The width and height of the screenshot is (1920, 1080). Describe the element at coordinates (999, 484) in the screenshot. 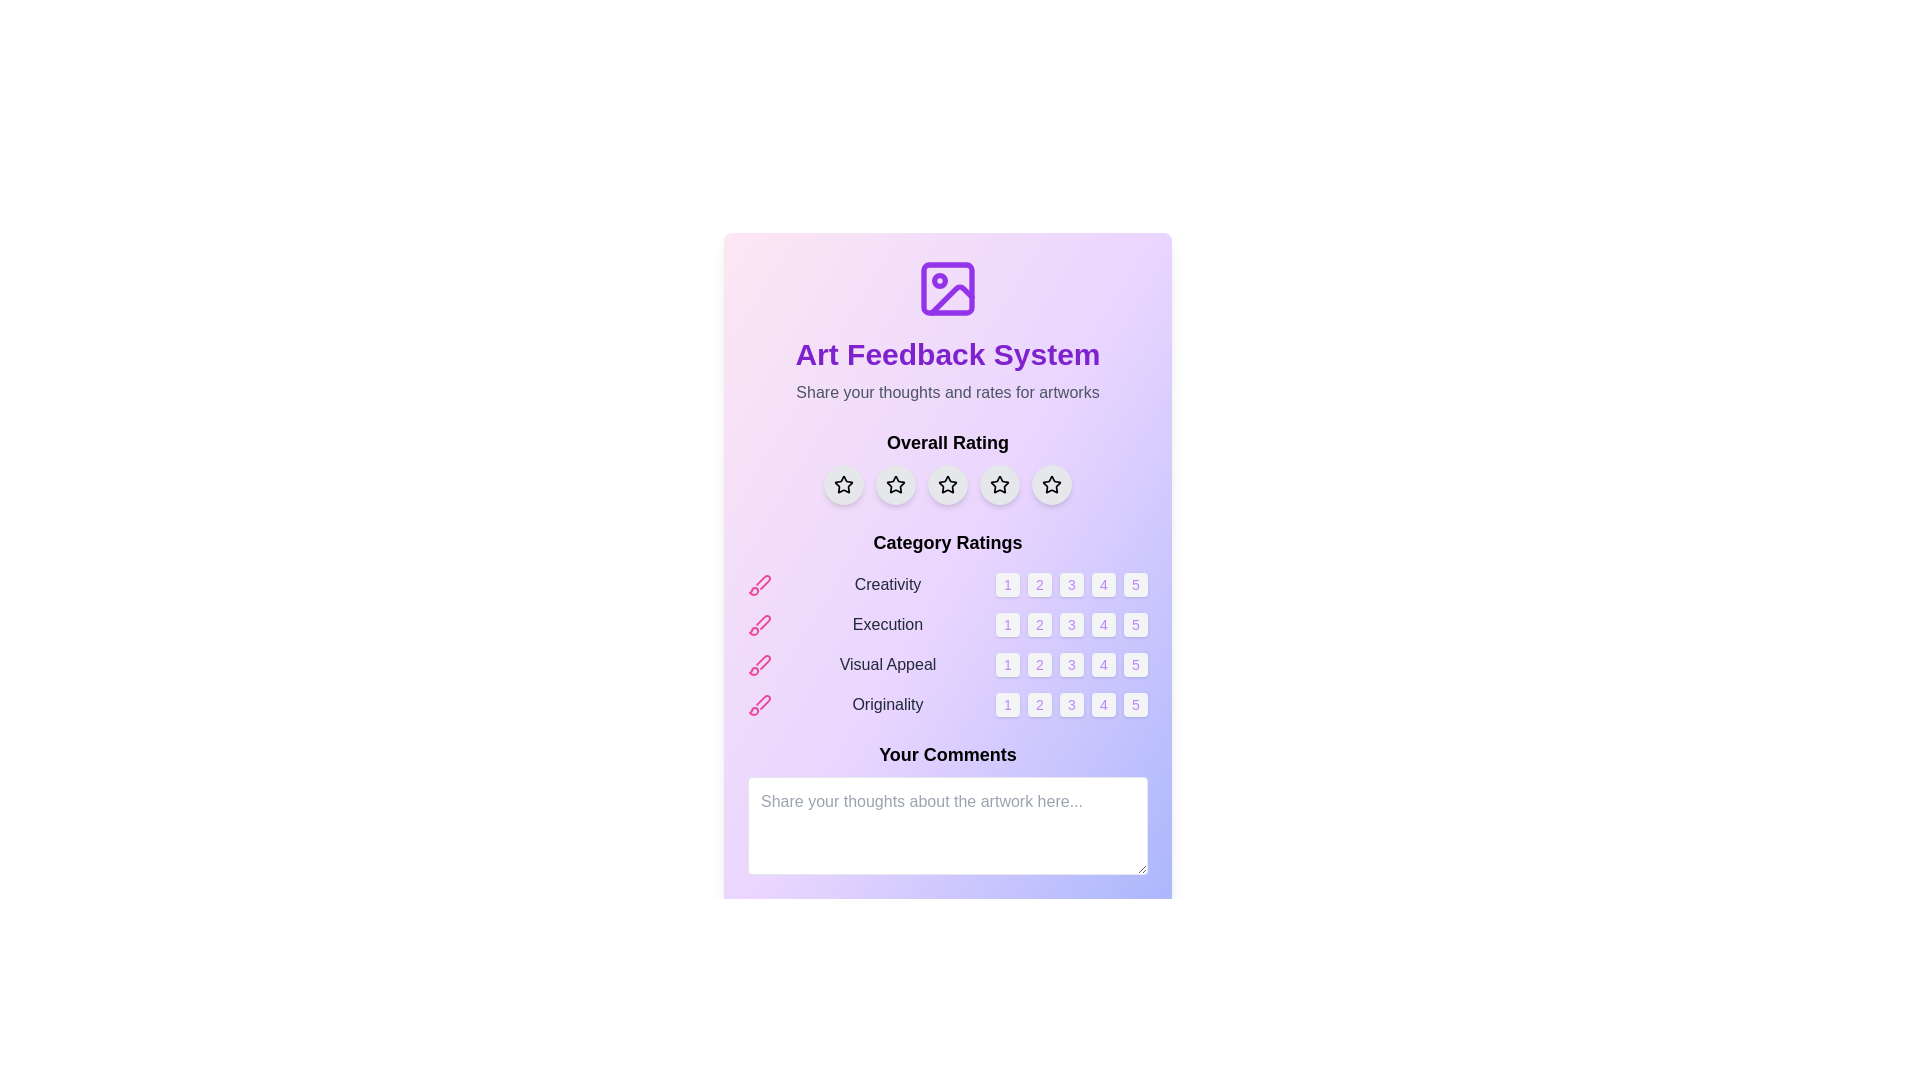

I see `the third star icon in the Overall Rating section to provide a rating` at that location.